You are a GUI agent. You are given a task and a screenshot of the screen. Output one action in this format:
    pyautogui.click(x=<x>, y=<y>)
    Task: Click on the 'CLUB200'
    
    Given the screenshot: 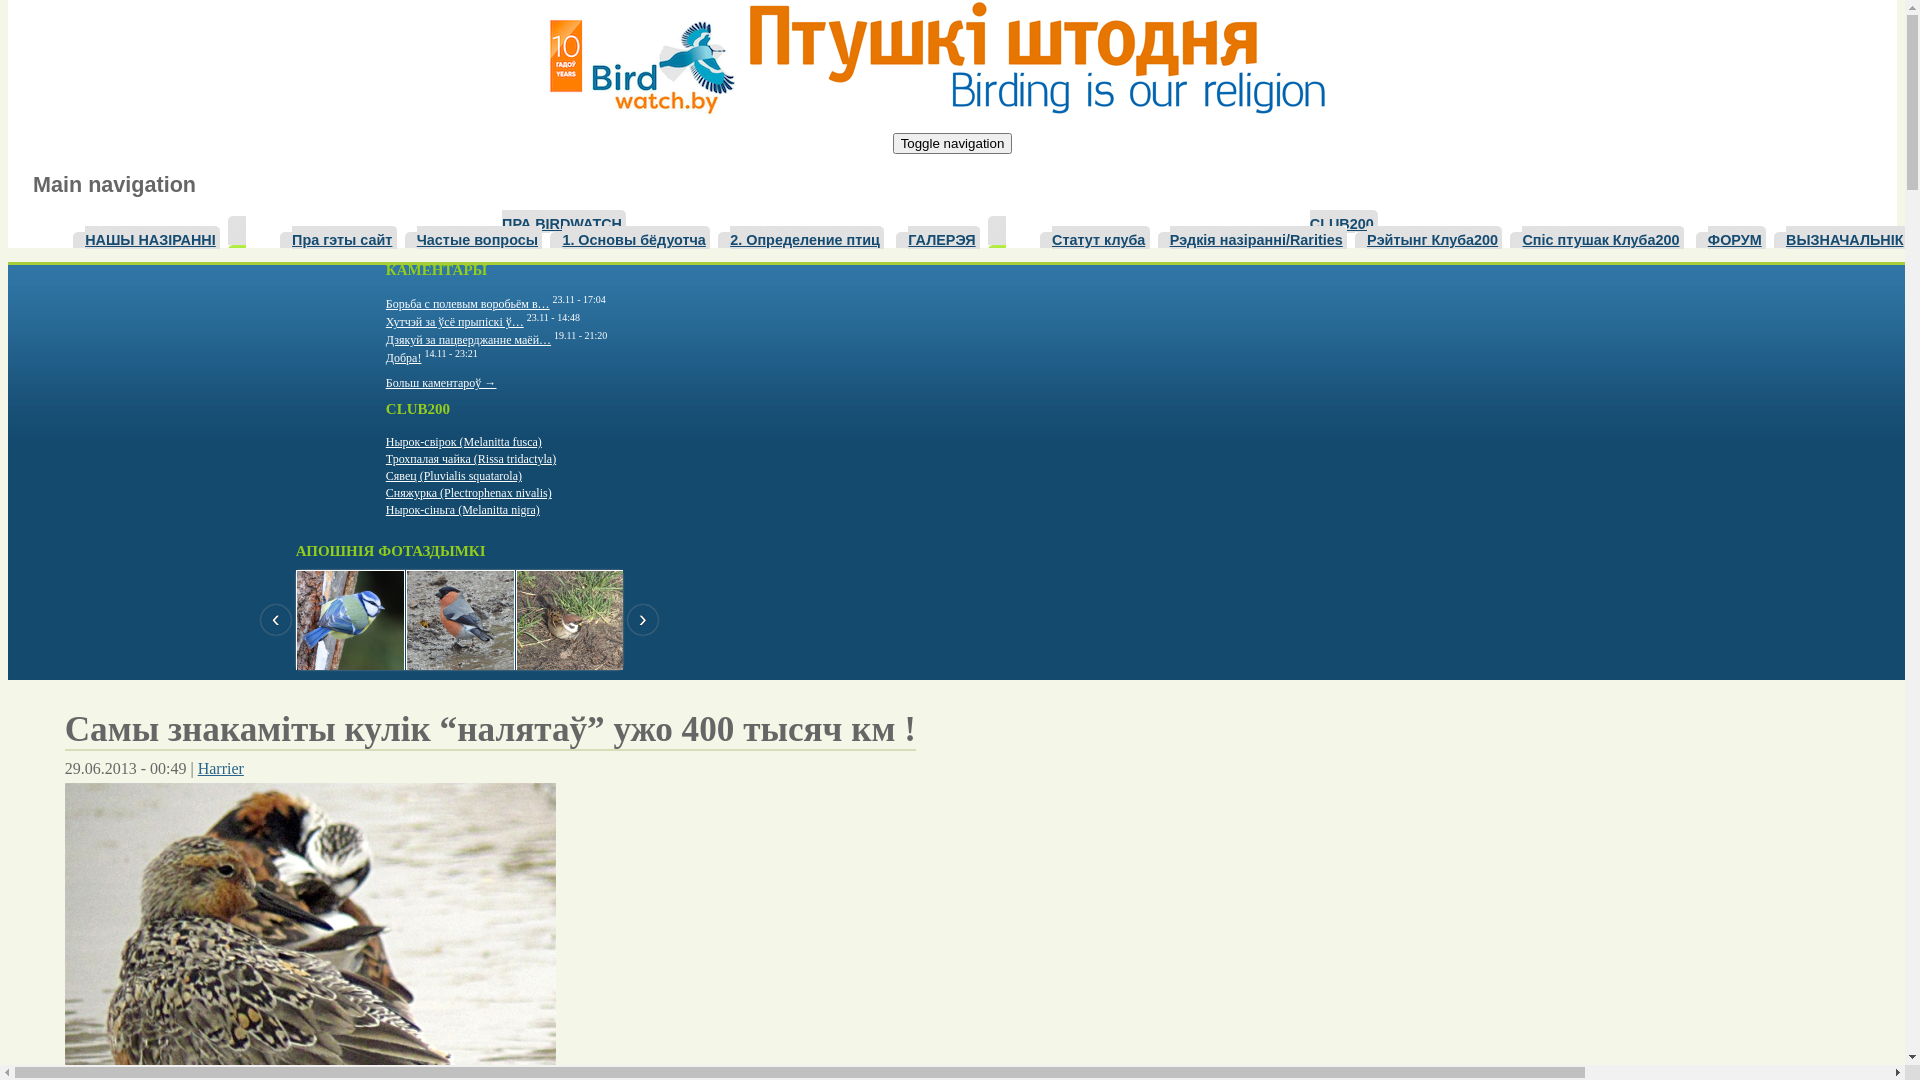 What is the action you would take?
    pyautogui.click(x=1344, y=221)
    